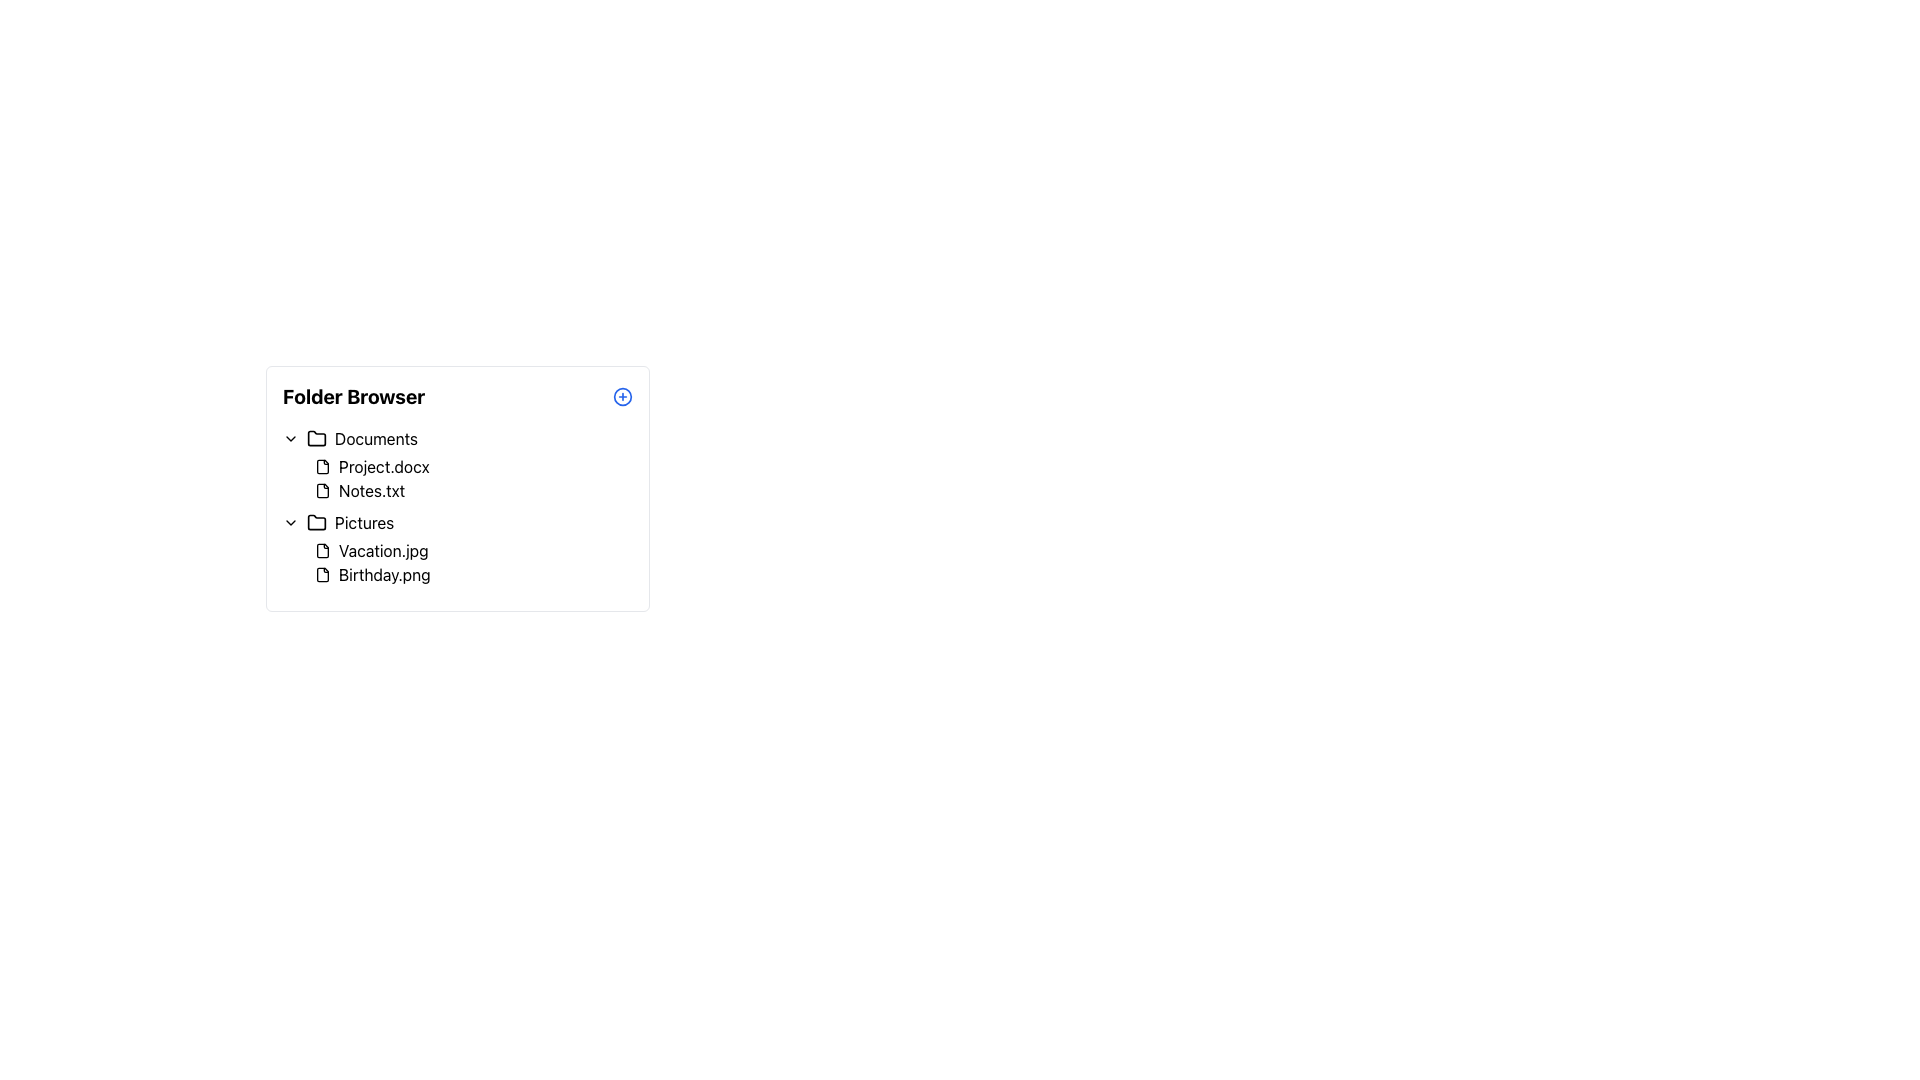 The width and height of the screenshot is (1920, 1080). What do you see at coordinates (354, 397) in the screenshot?
I see `text from the bold label that says 'Folder Browser' located at the top of the folder navigation interface` at bounding box center [354, 397].